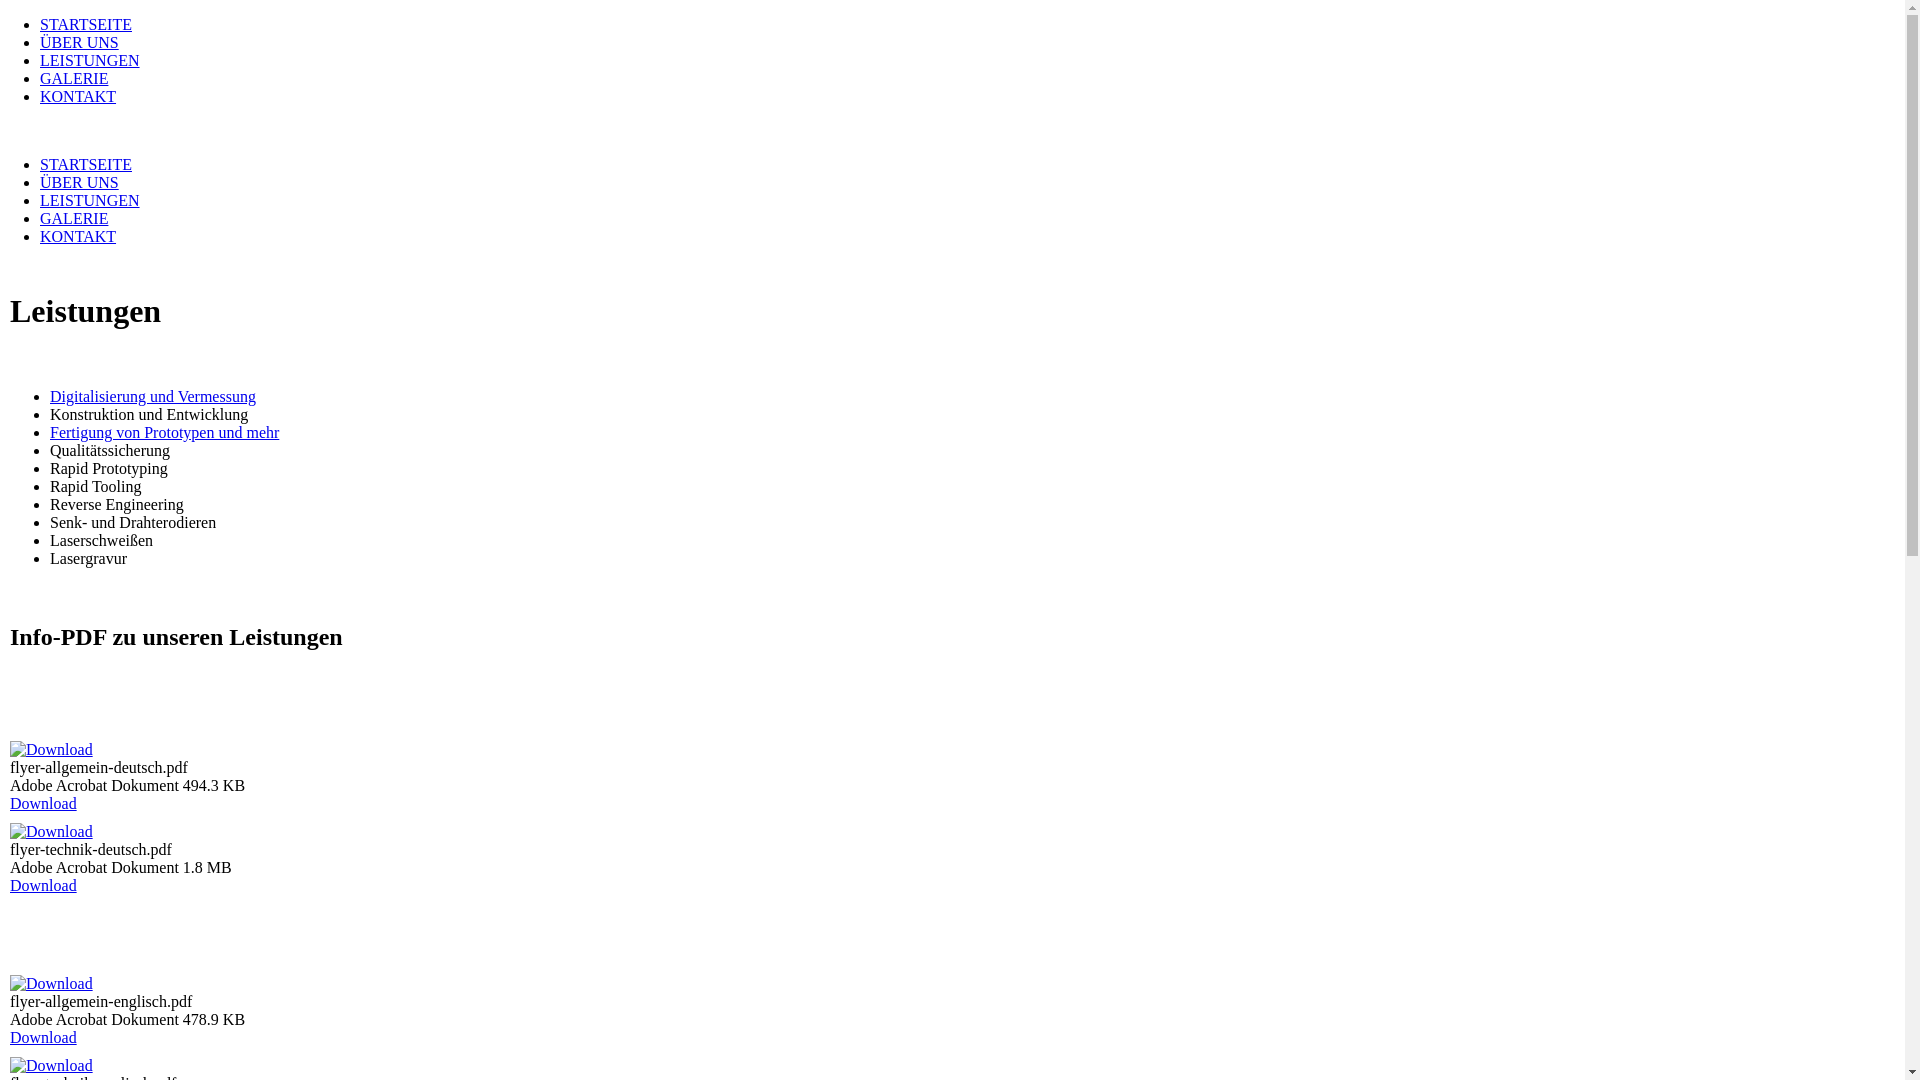 This screenshot has width=1920, height=1080. Describe the element at coordinates (77, 235) in the screenshot. I see `'KONTAKT'` at that location.